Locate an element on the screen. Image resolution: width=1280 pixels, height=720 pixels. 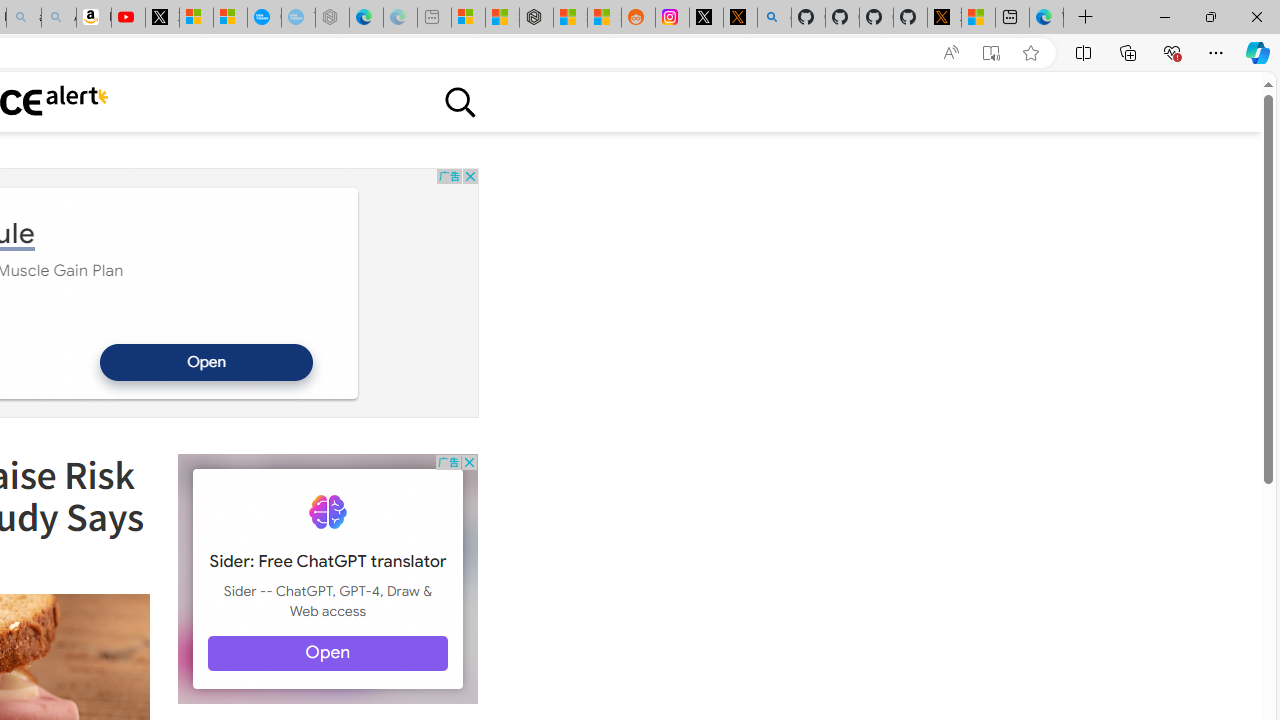
'help.x.com | 524: A timeout occurred' is located at coordinates (739, 17).